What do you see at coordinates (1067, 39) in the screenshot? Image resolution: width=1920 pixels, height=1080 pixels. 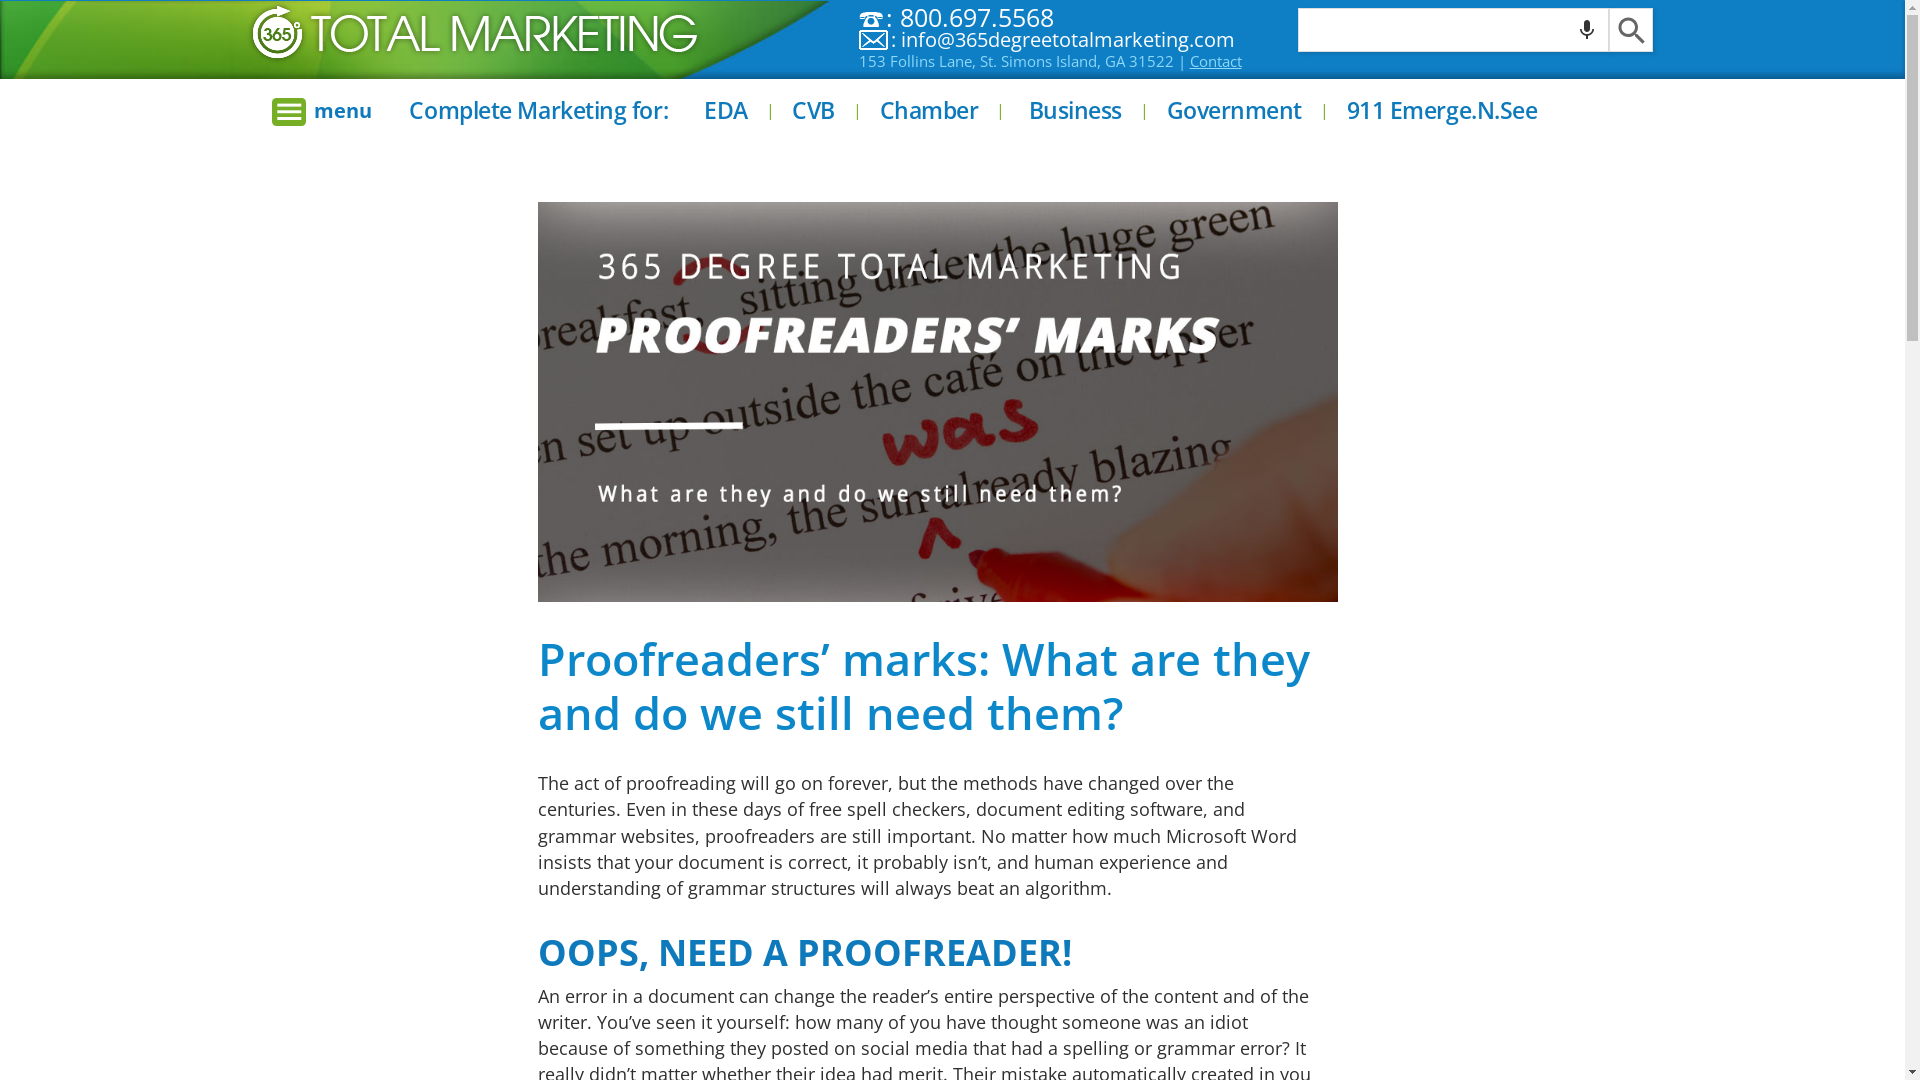 I see `'info@365degreetotalmarketing.com'` at bounding box center [1067, 39].